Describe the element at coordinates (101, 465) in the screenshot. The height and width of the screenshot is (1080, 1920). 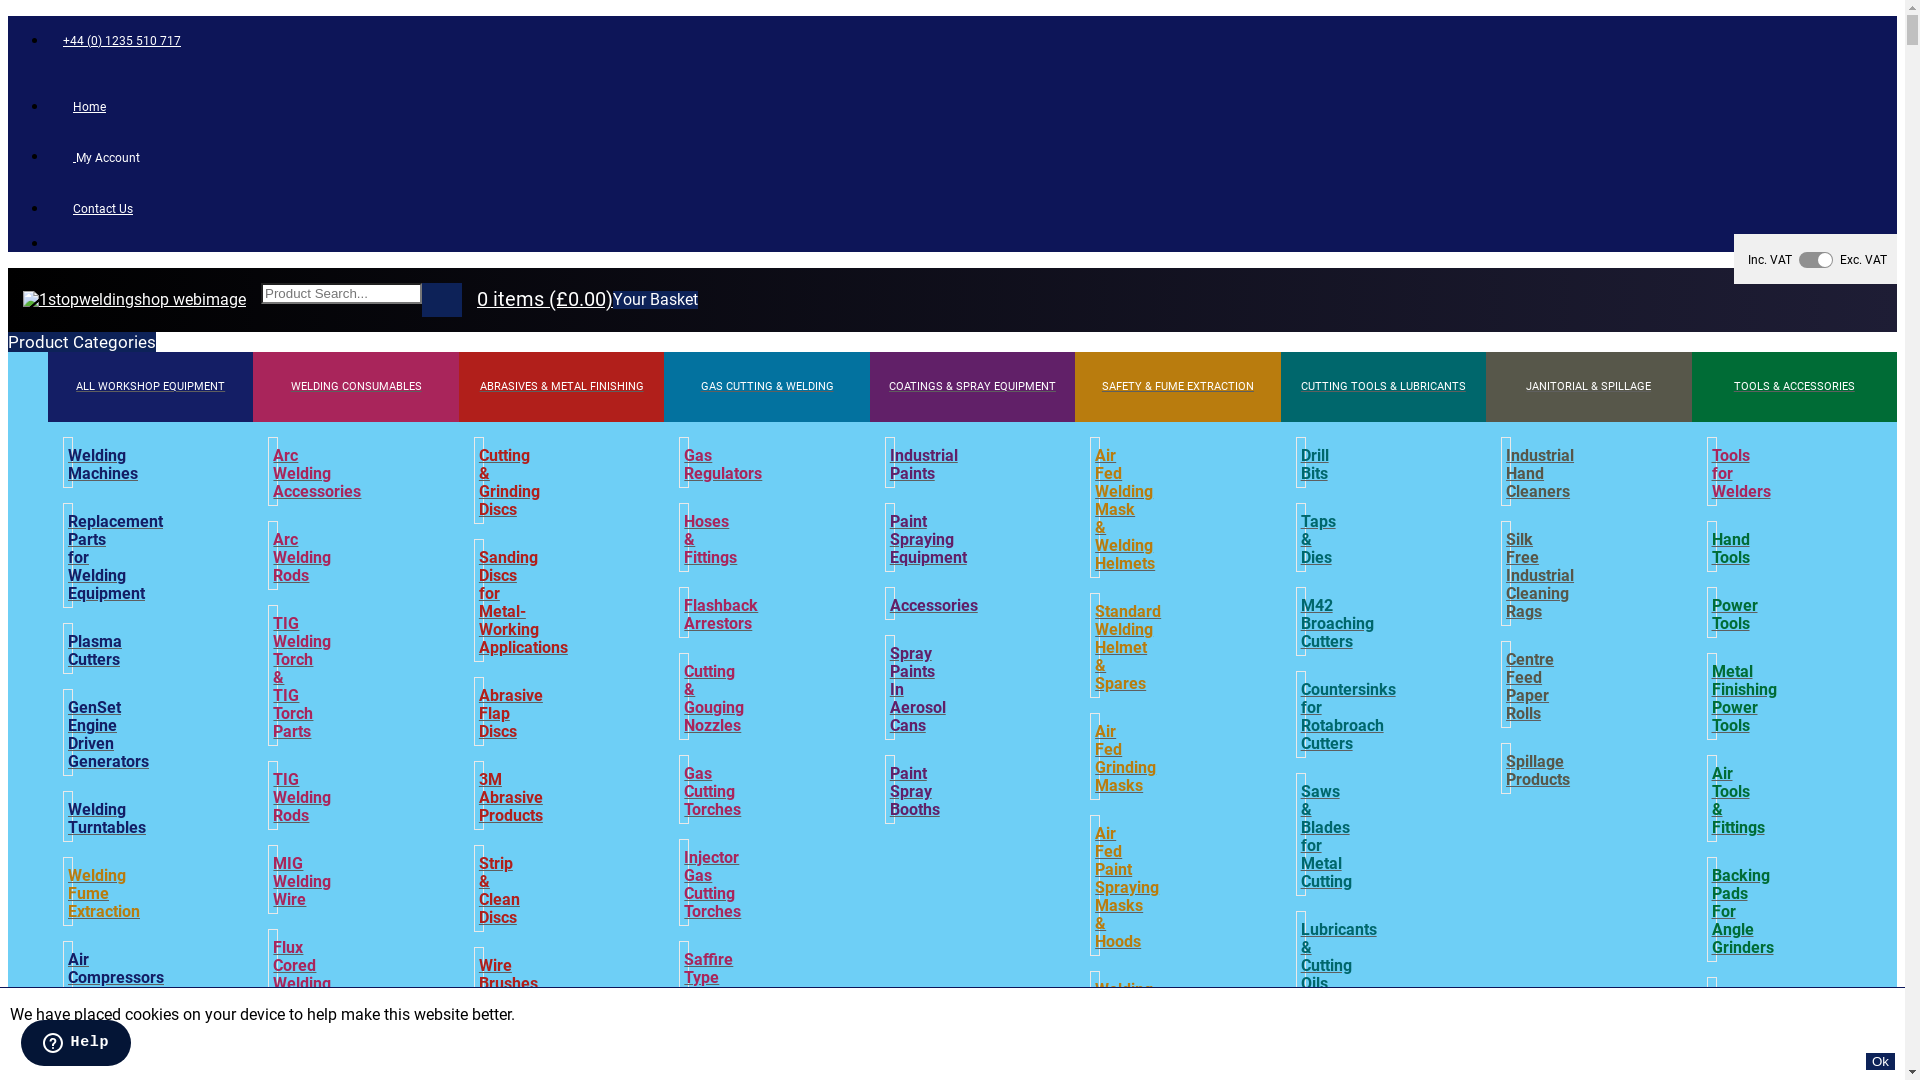
I see `'Welding Machines'` at that location.